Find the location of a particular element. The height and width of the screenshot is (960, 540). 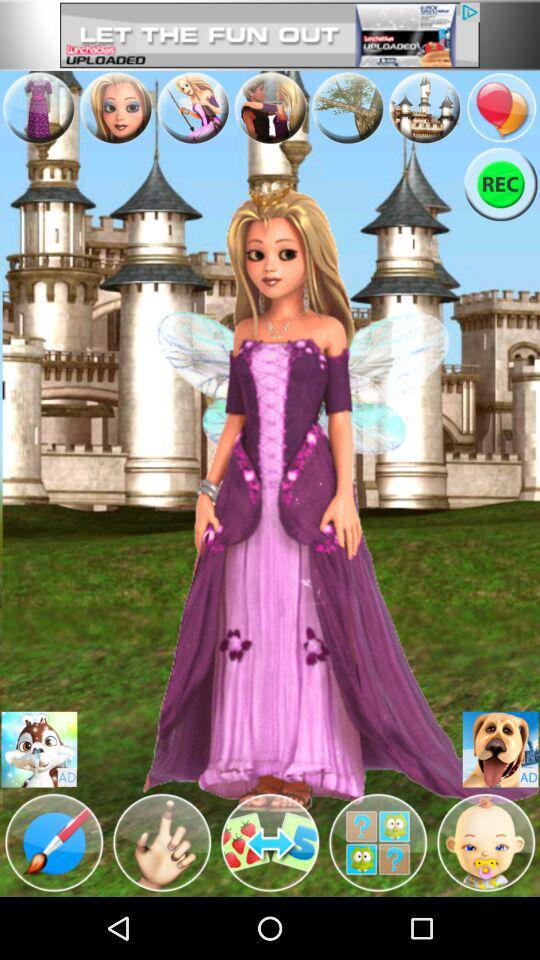

click the app icon is located at coordinates (346, 108).